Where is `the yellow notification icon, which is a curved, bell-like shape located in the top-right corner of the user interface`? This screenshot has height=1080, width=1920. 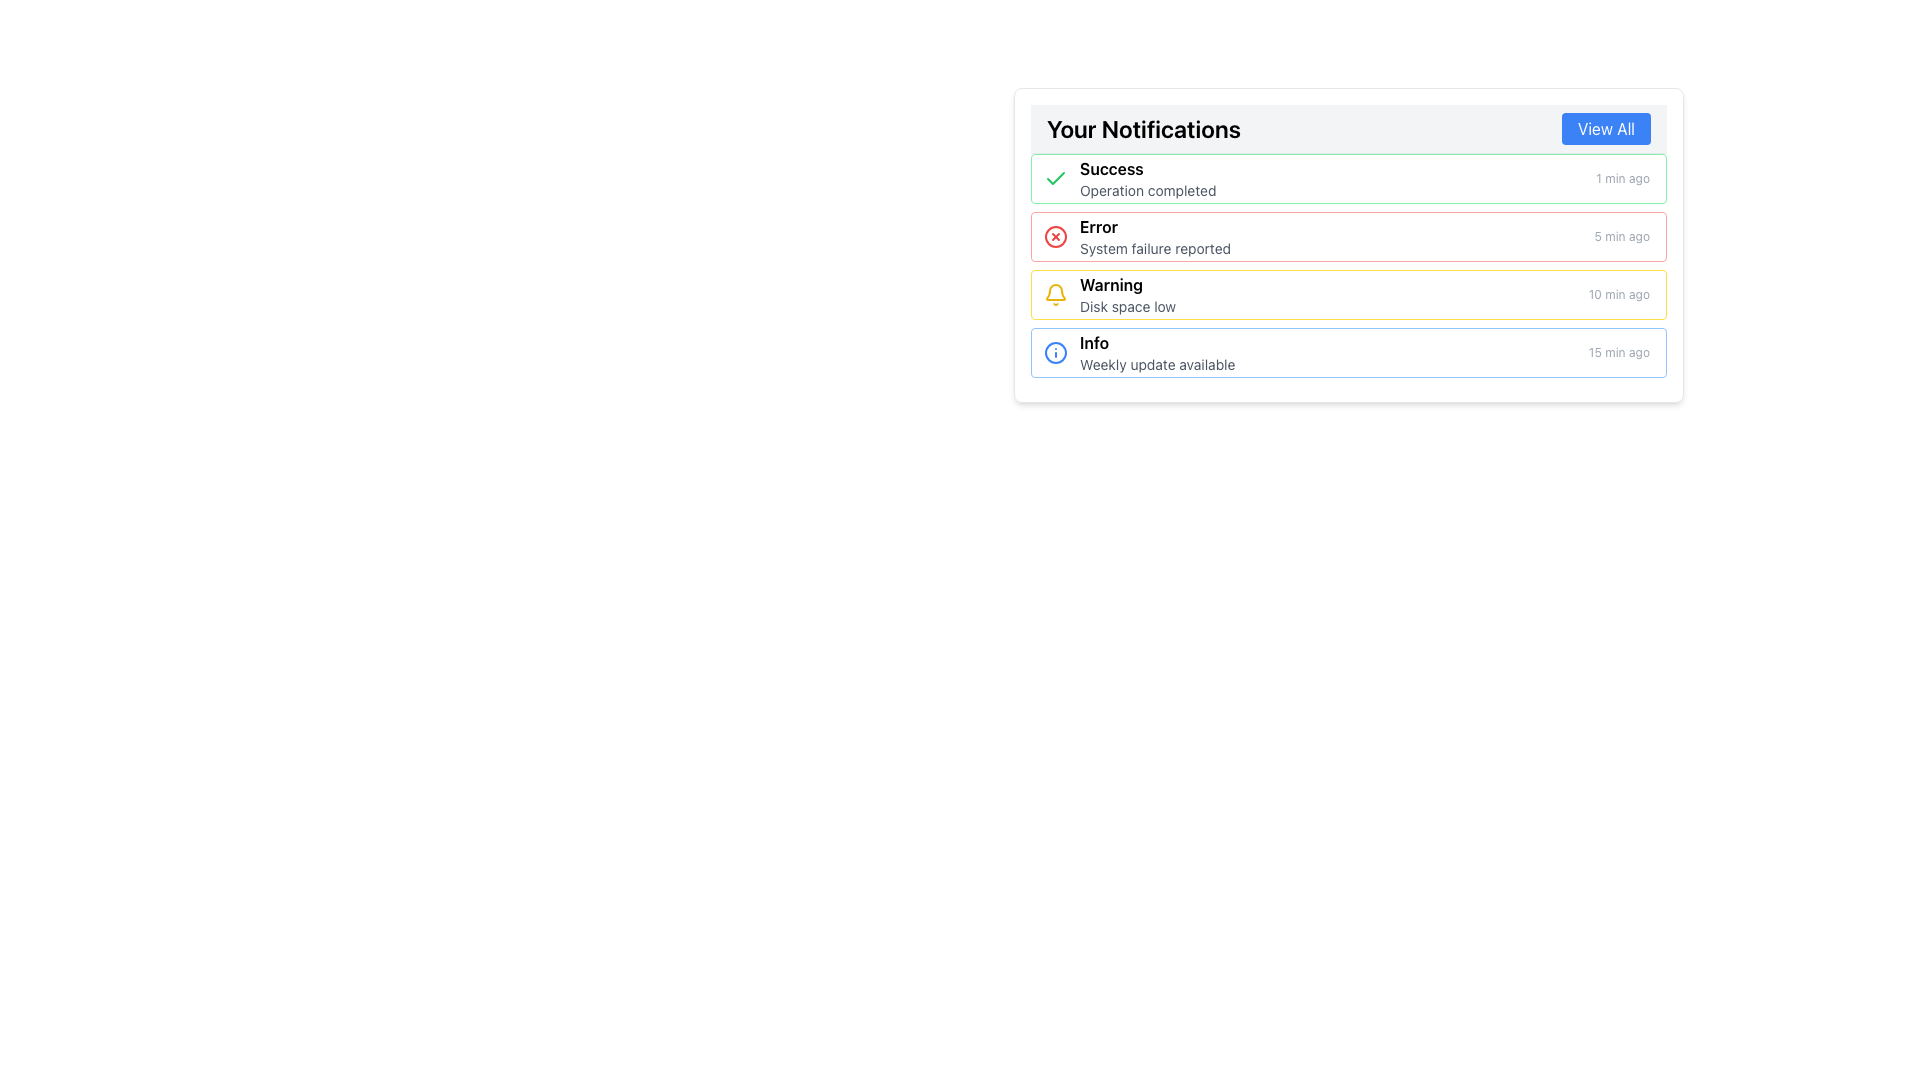 the yellow notification icon, which is a curved, bell-like shape located in the top-right corner of the user interface is located at coordinates (1055, 292).